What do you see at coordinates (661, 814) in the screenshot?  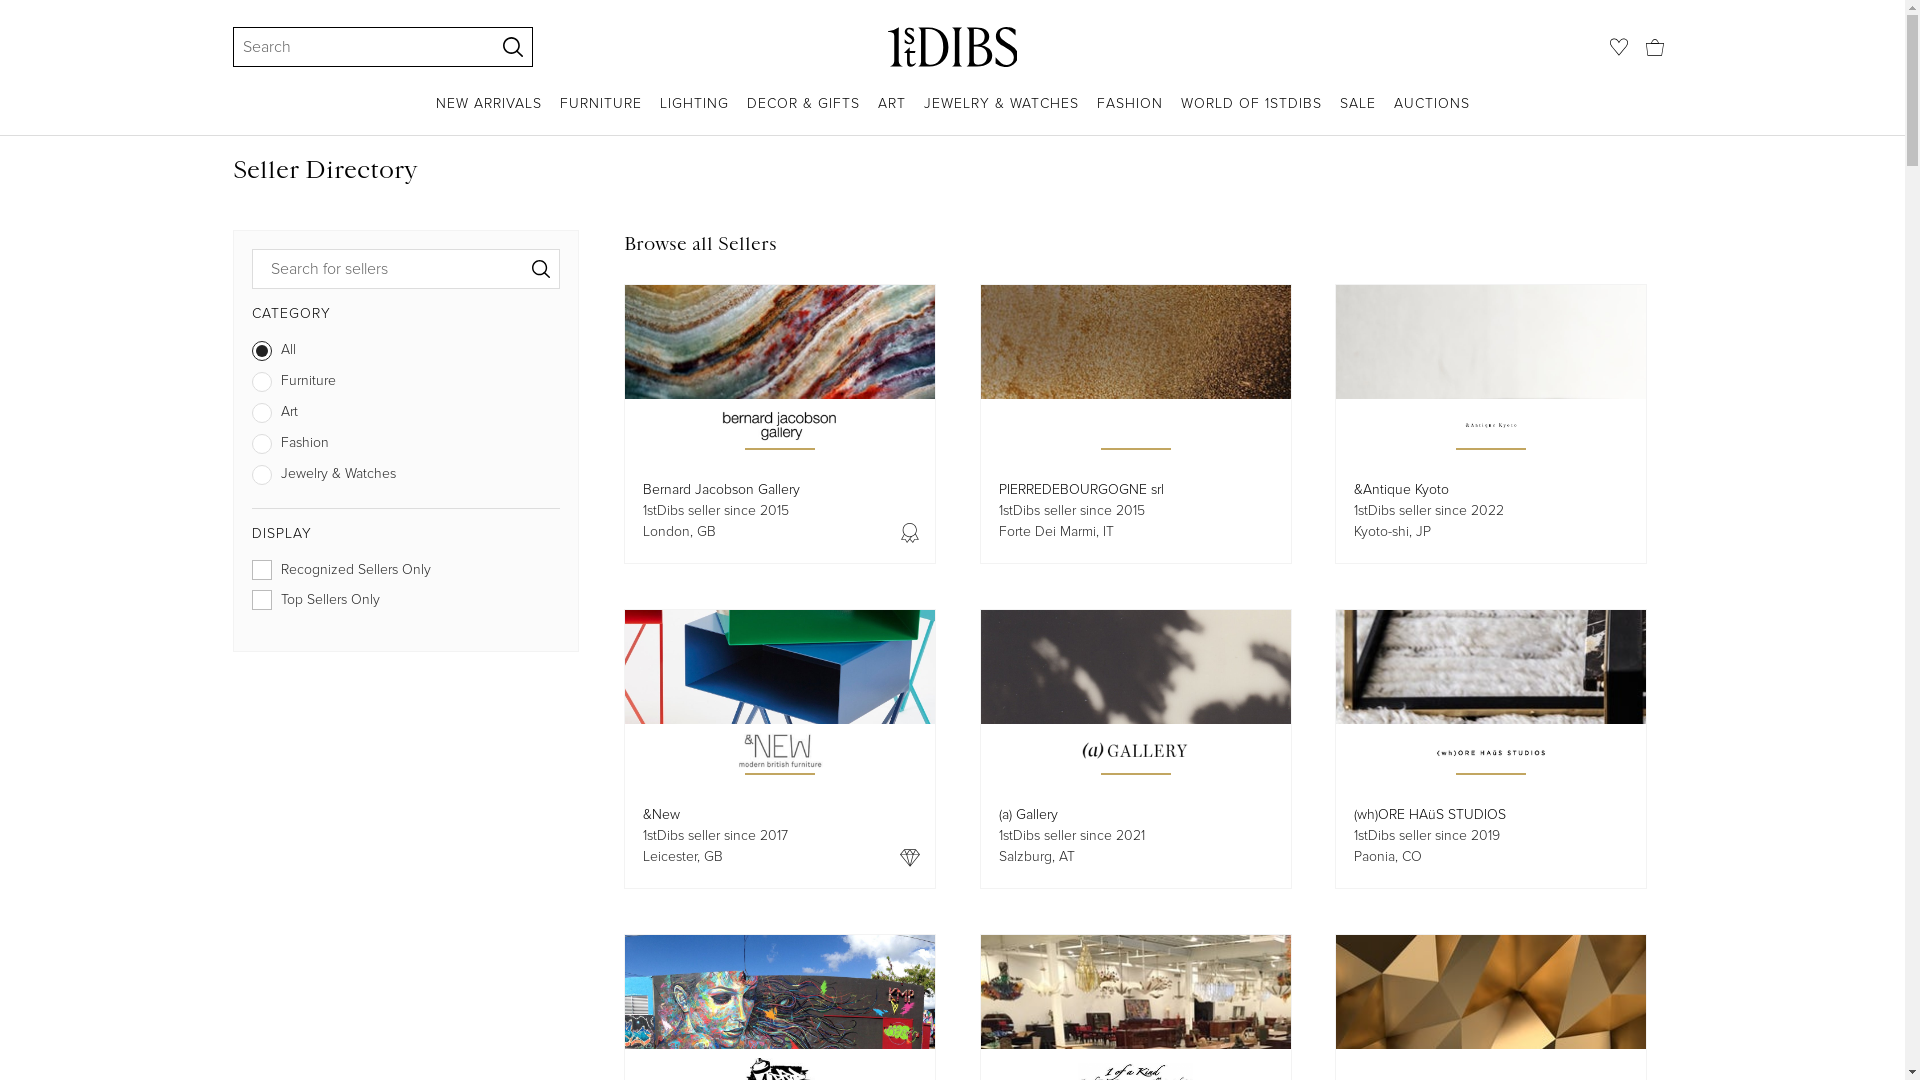 I see `'&New'` at bounding box center [661, 814].